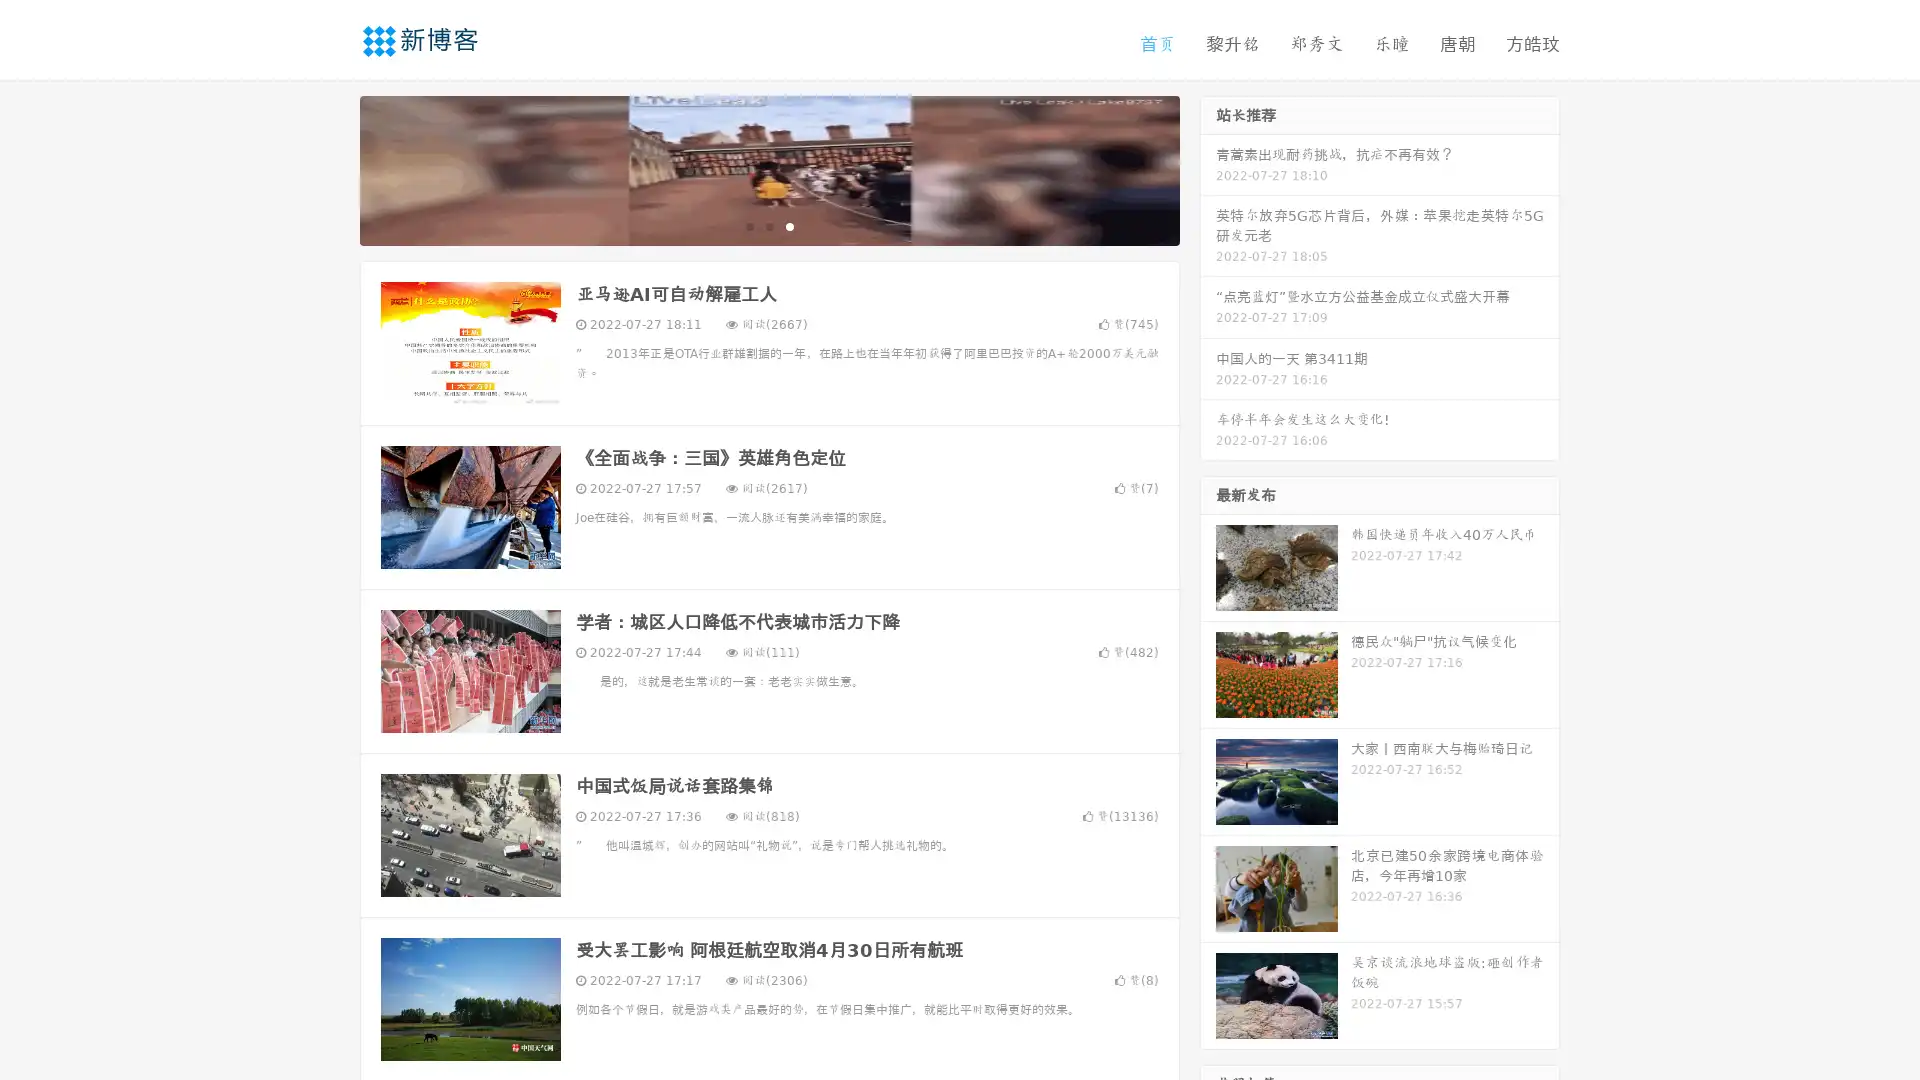 Image resolution: width=1920 pixels, height=1080 pixels. I want to click on Previous slide, so click(330, 168).